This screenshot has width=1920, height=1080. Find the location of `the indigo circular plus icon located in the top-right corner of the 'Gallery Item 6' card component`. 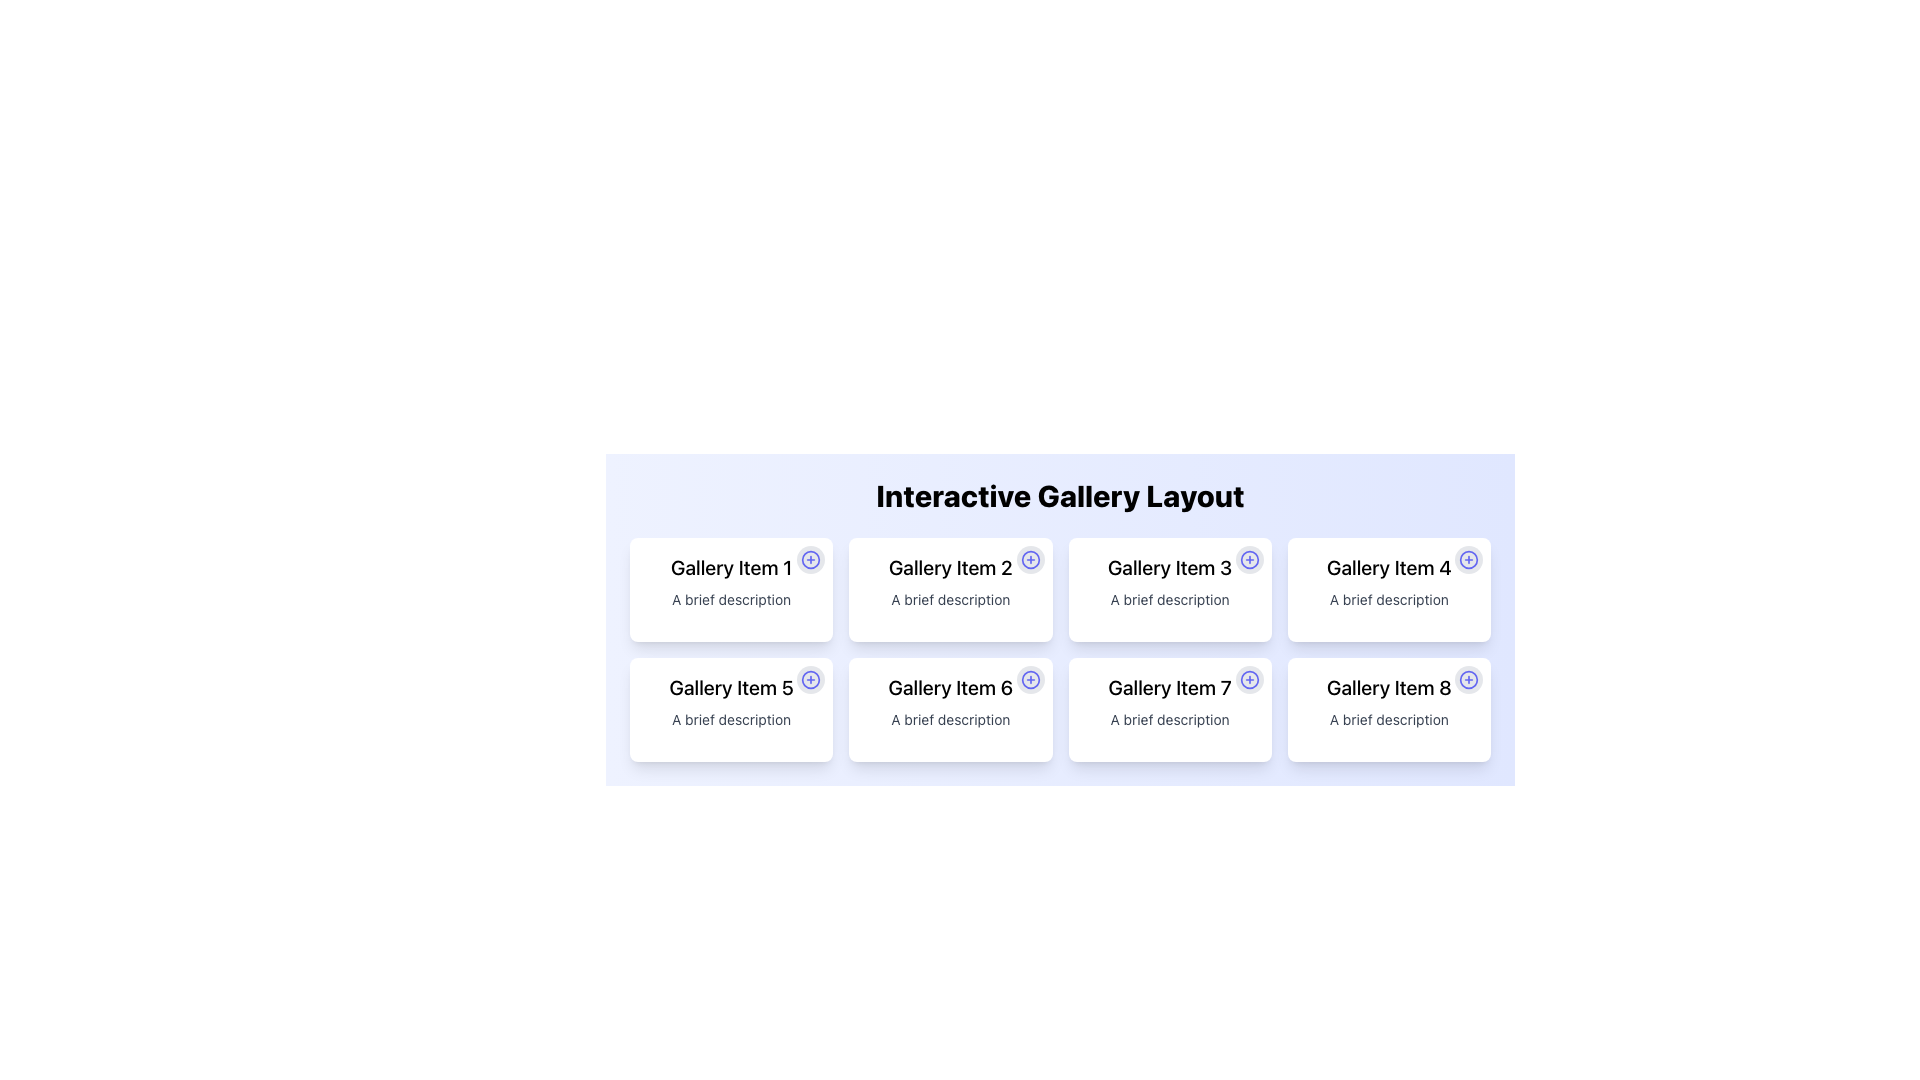

the indigo circular plus icon located in the top-right corner of the 'Gallery Item 6' card component is located at coordinates (1030, 678).